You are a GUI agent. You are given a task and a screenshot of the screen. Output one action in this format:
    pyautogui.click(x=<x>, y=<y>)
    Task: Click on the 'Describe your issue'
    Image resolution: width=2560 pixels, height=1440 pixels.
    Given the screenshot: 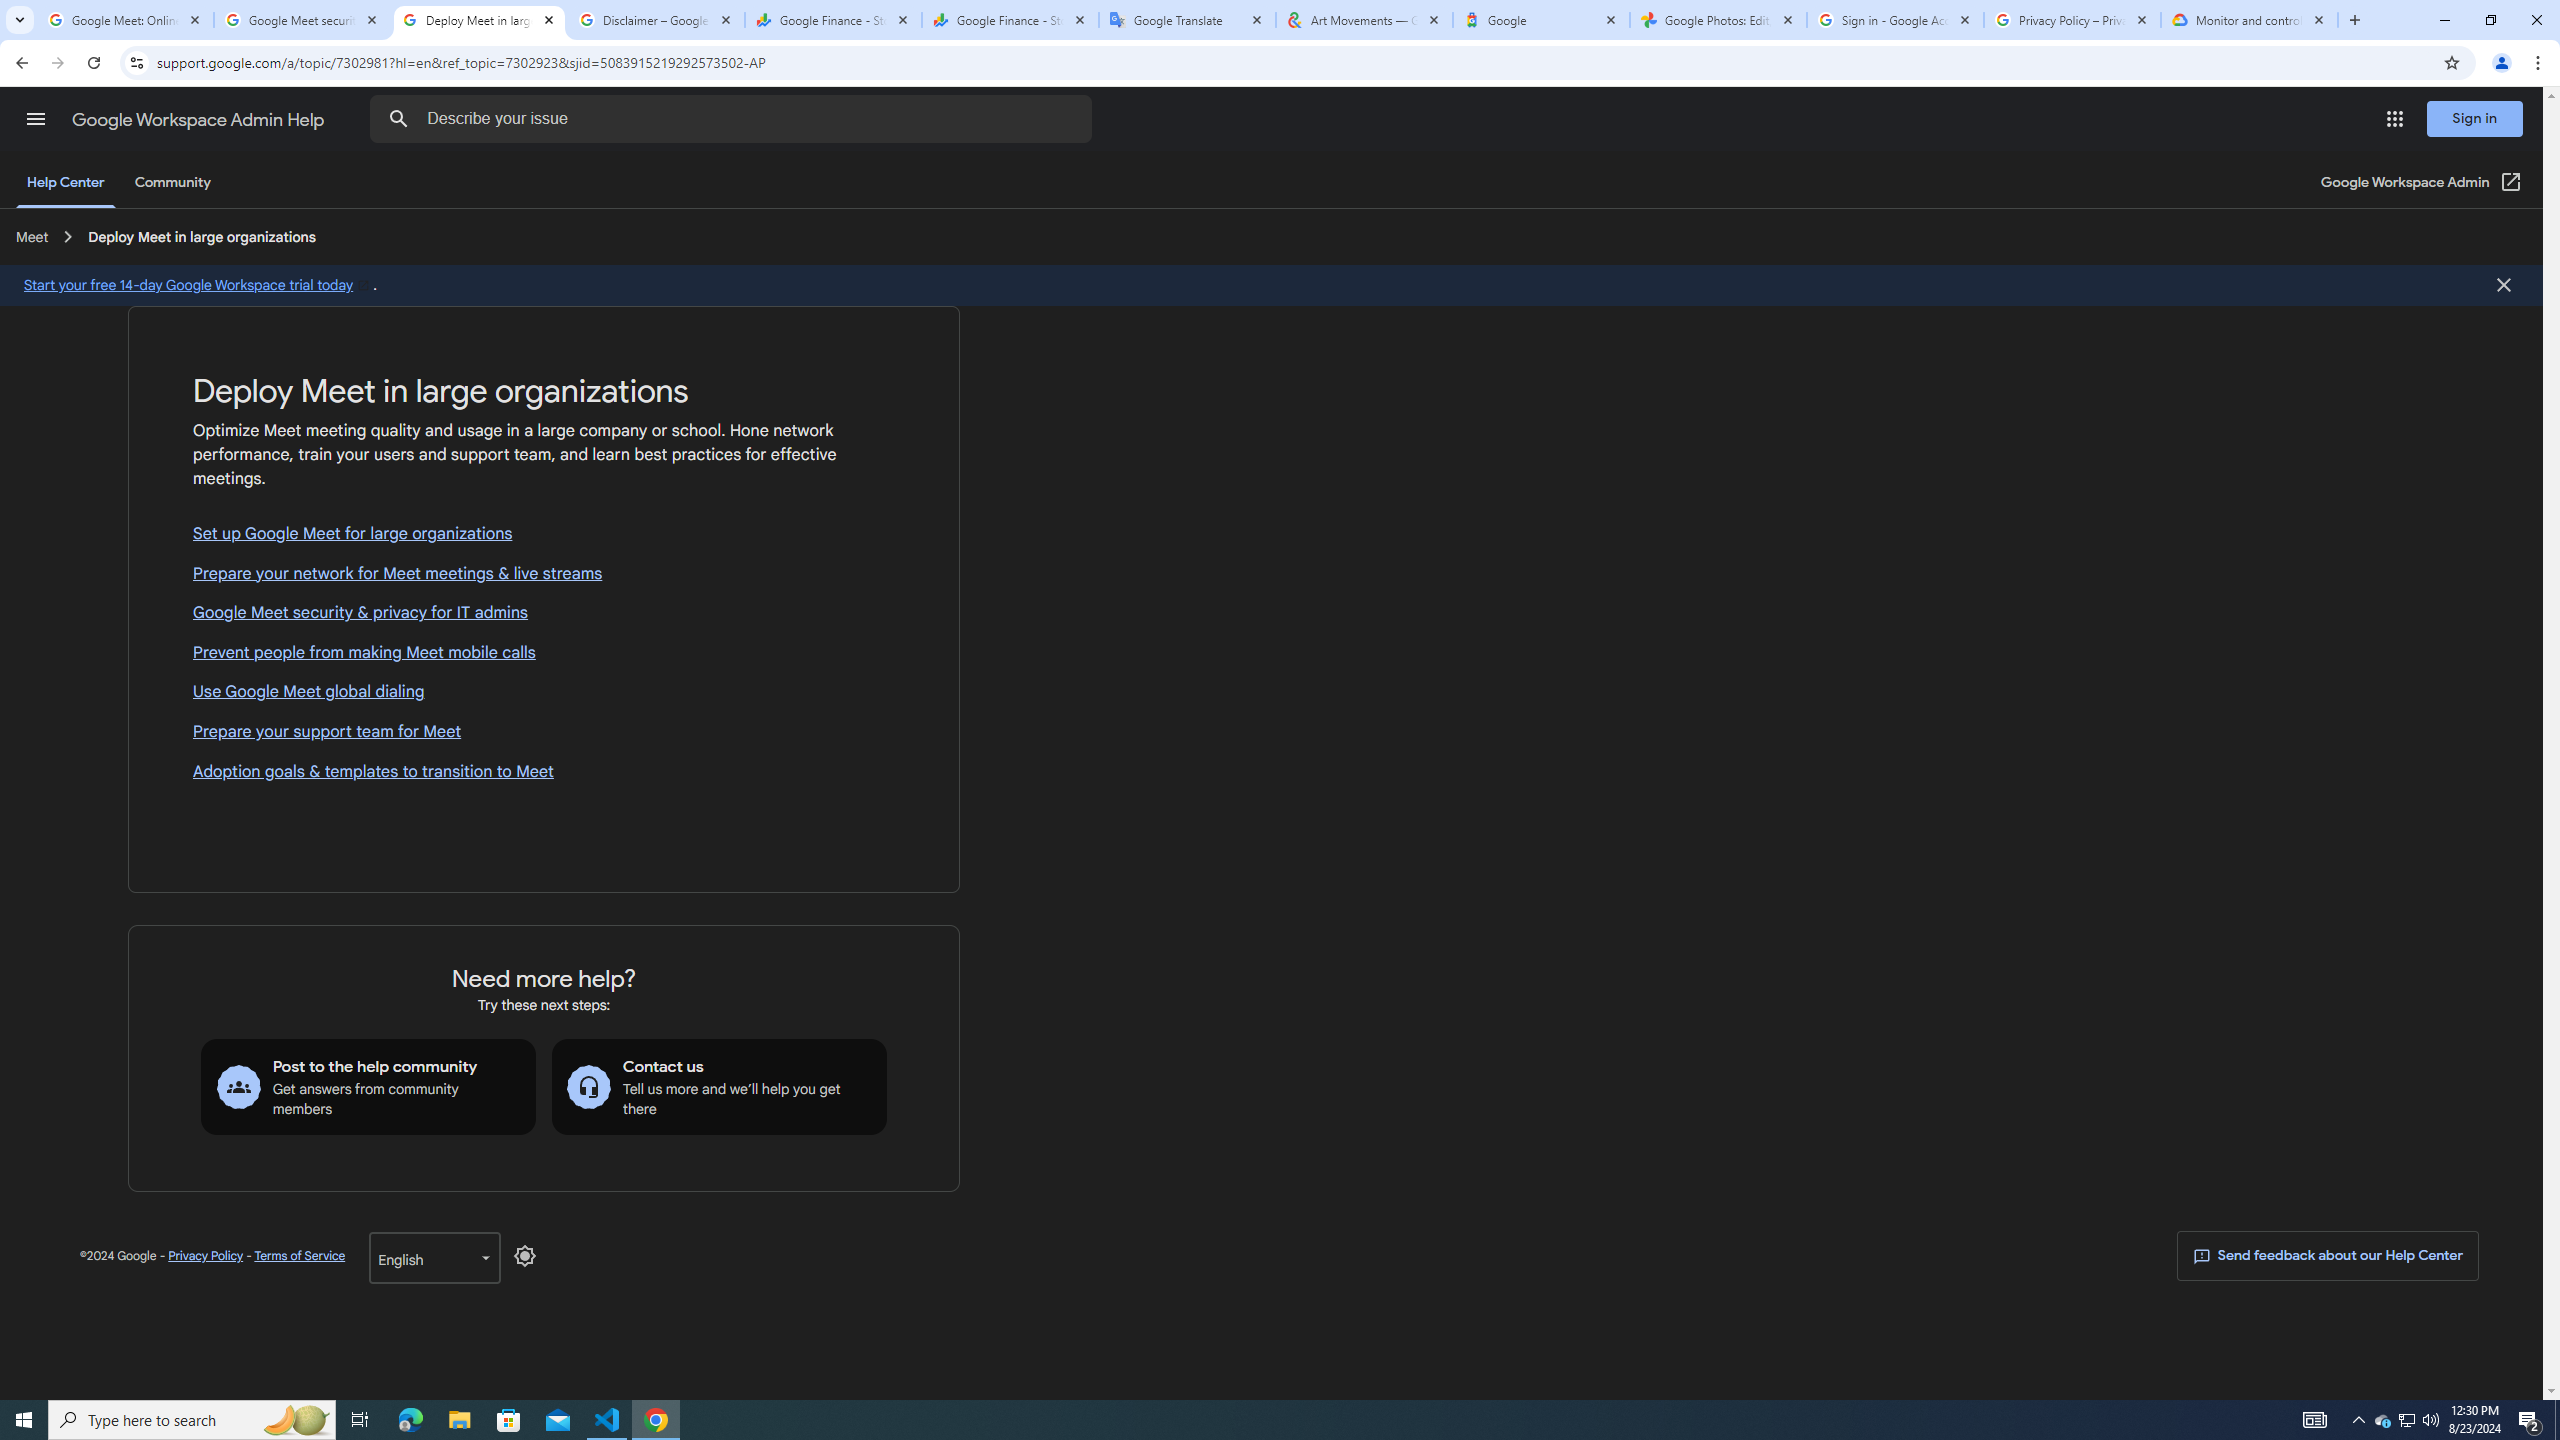 What is the action you would take?
    pyautogui.click(x=733, y=118)
    